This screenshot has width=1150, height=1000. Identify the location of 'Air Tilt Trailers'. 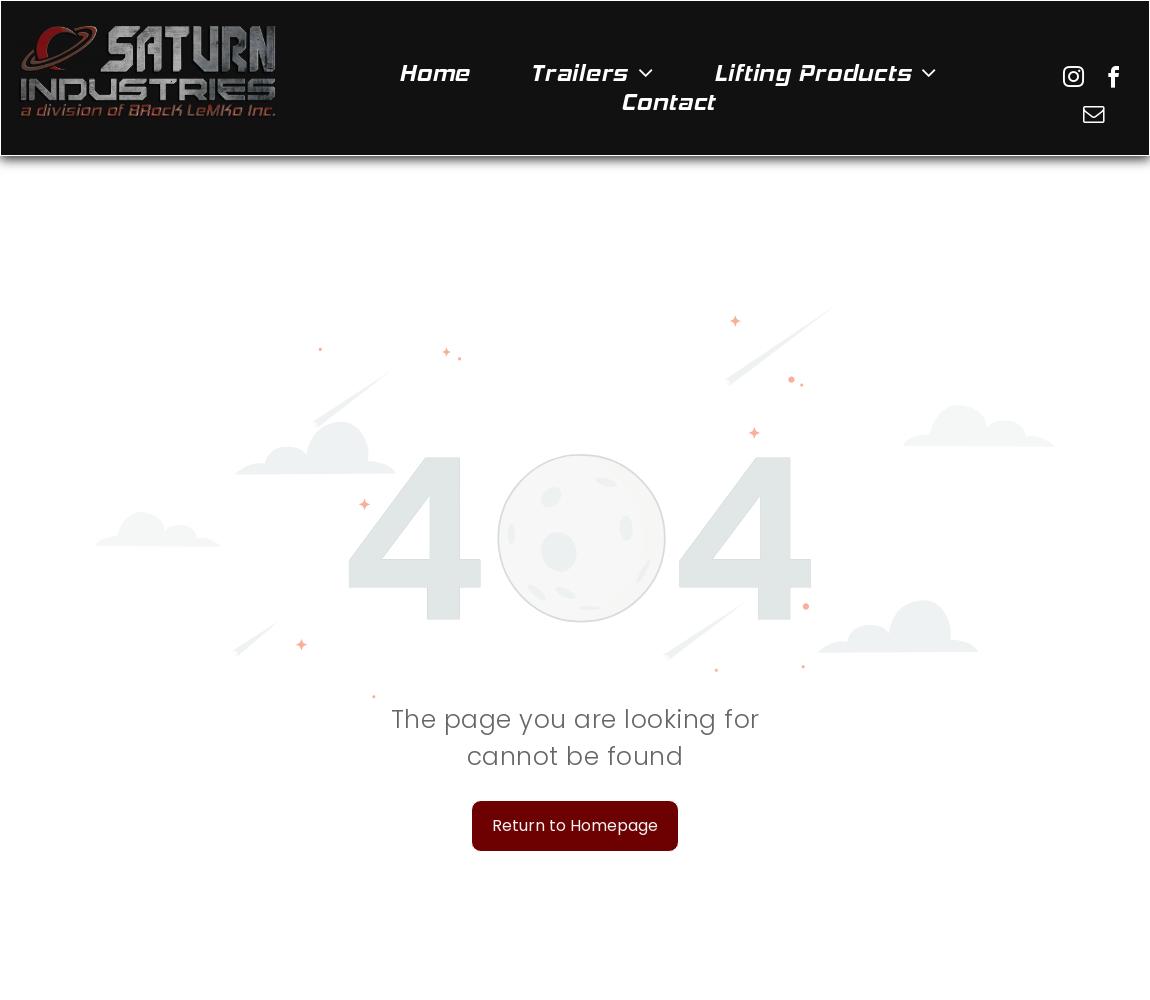
(544, 106).